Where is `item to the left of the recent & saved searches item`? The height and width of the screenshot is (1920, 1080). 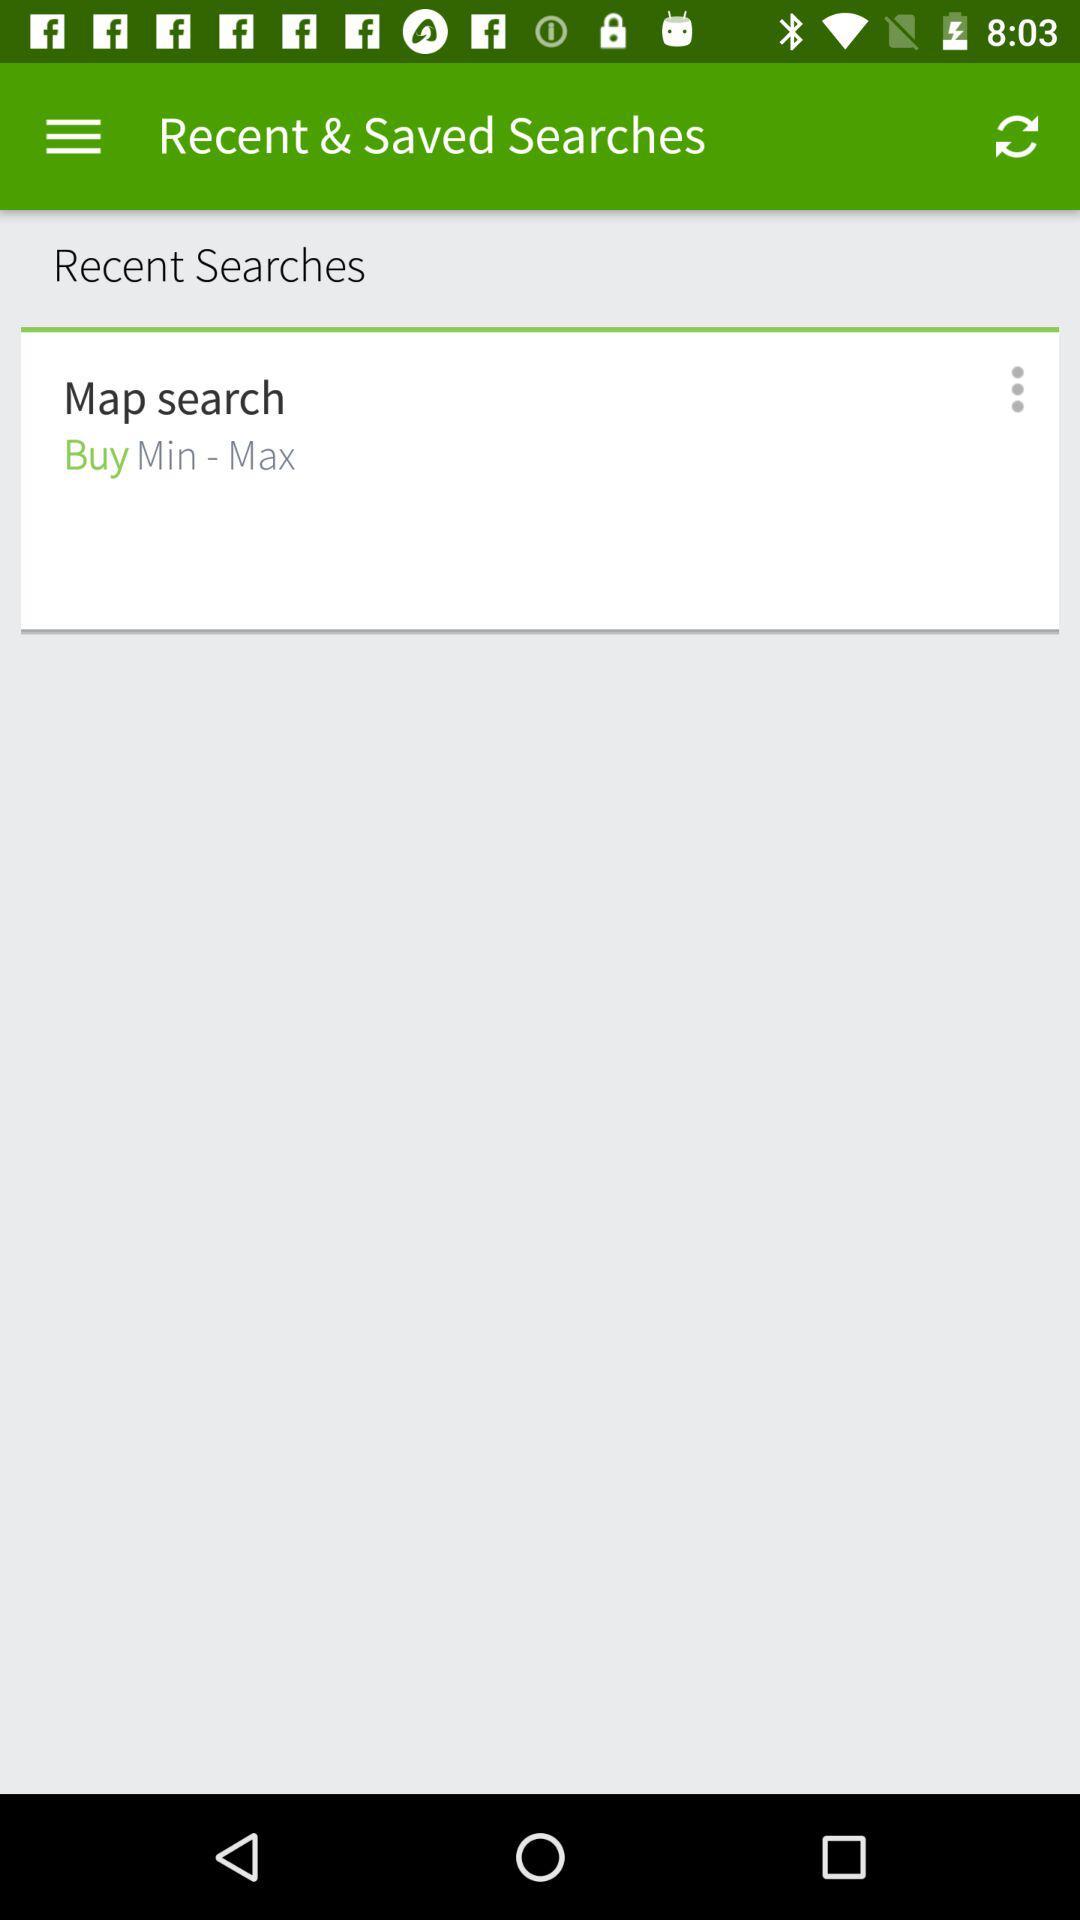 item to the left of the recent & saved searches item is located at coordinates (72, 135).